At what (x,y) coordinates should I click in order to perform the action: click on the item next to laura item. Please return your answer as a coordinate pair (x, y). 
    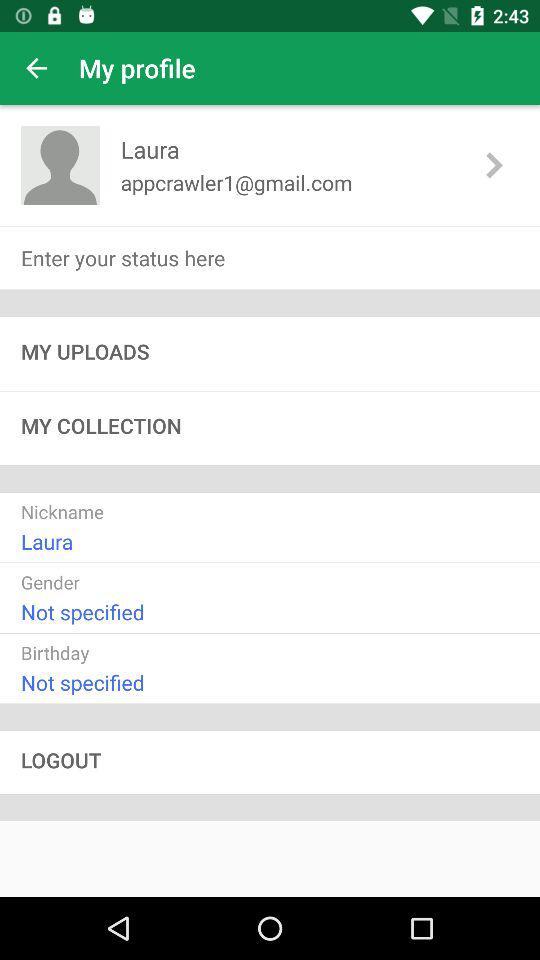
    Looking at the image, I should click on (60, 164).